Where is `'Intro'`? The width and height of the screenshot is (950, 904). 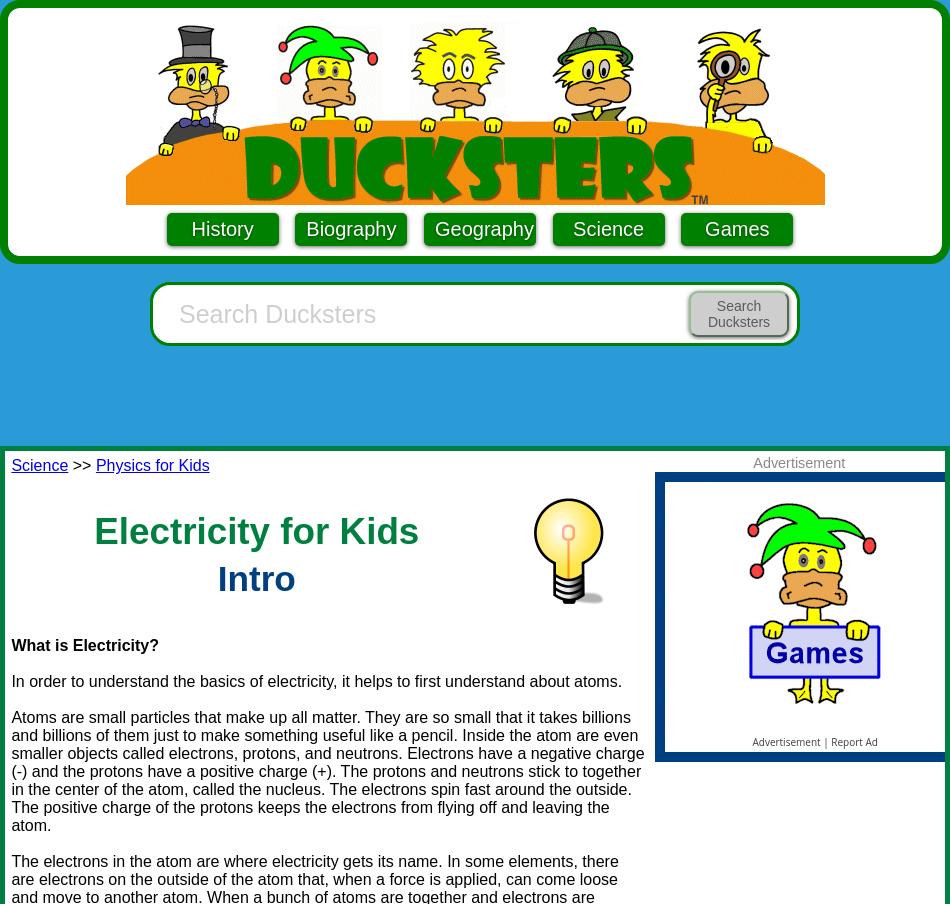 'Intro' is located at coordinates (255, 577).